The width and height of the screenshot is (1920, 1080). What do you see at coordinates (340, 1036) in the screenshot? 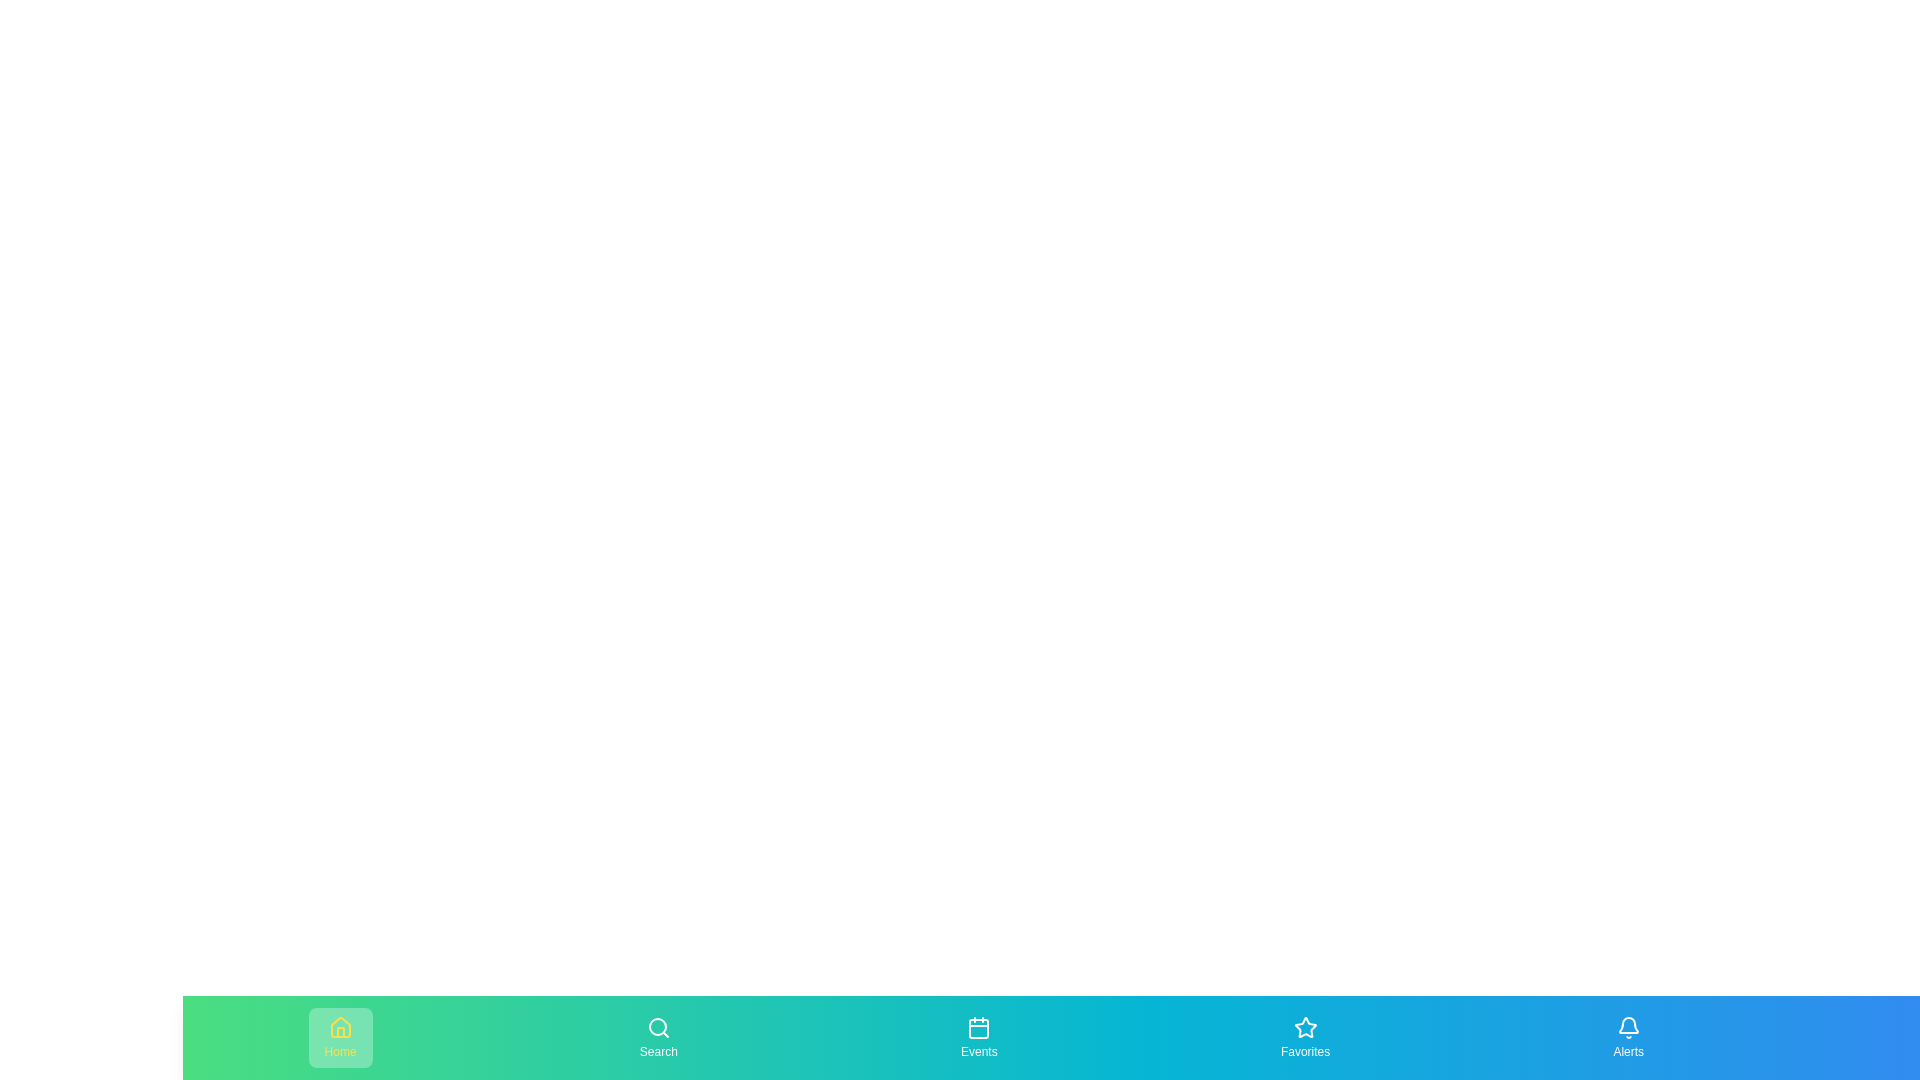
I see `the navigation item labeled Home to preview its effect` at bounding box center [340, 1036].